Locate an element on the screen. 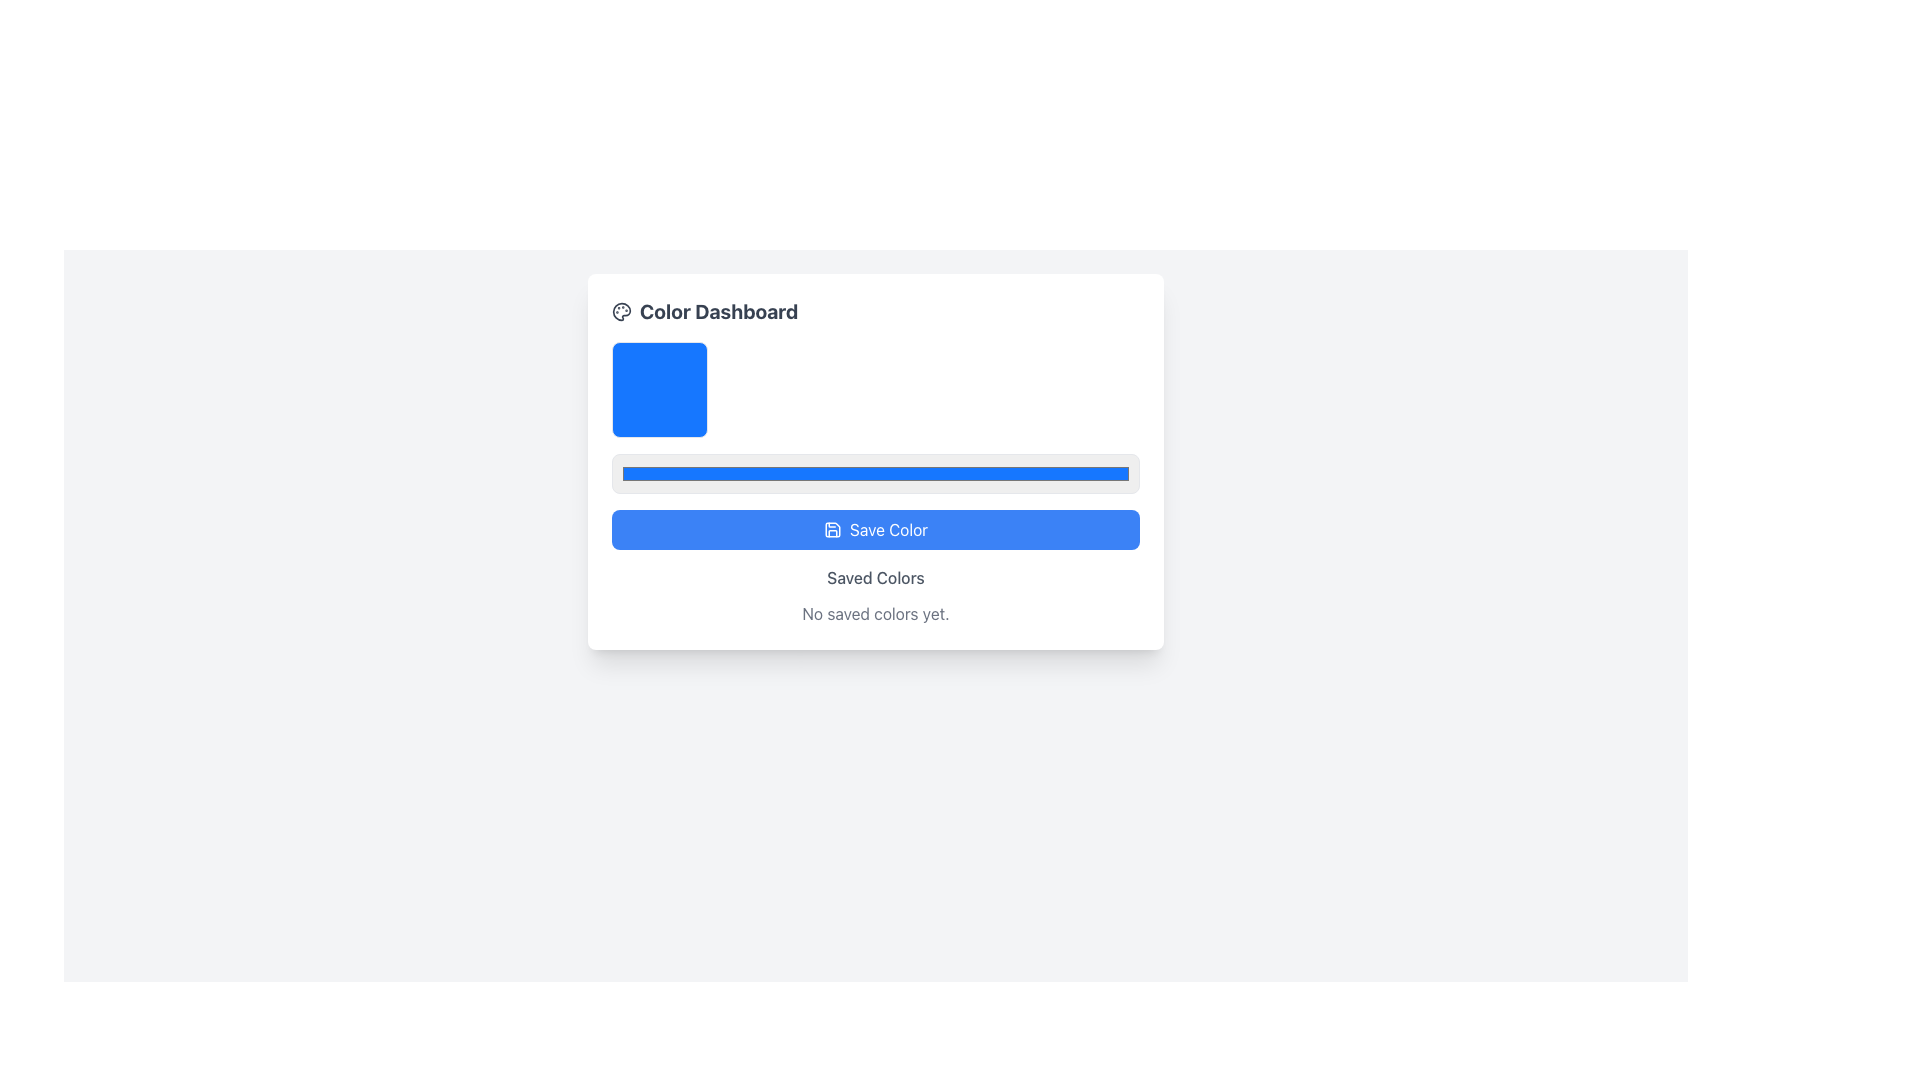 The height and width of the screenshot is (1080, 1920). the Text Label that serves as a header for the section displaying saved color information, located roughly at the center of the viewport horizontally, above the text 'No saved colors yet.' is located at coordinates (875, 578).